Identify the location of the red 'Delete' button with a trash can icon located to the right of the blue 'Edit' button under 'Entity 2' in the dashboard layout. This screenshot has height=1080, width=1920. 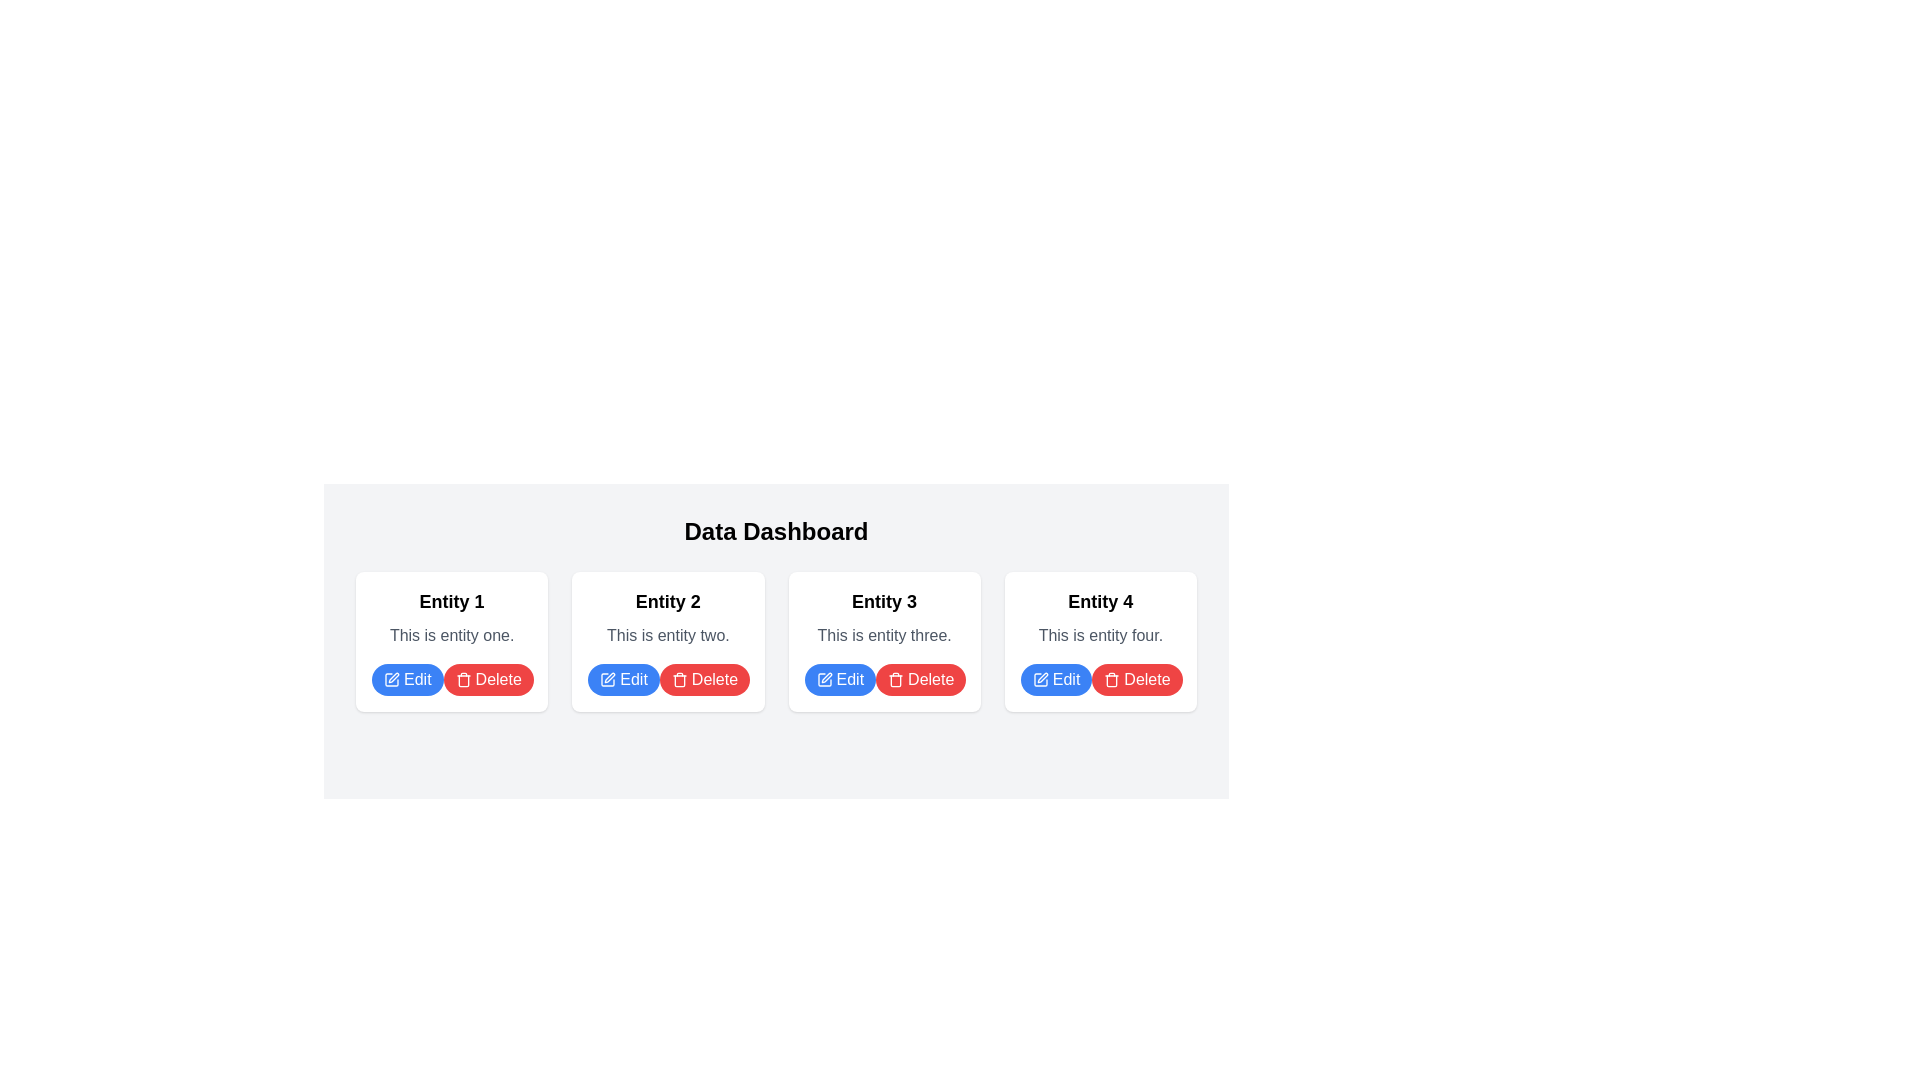
(705, 678).